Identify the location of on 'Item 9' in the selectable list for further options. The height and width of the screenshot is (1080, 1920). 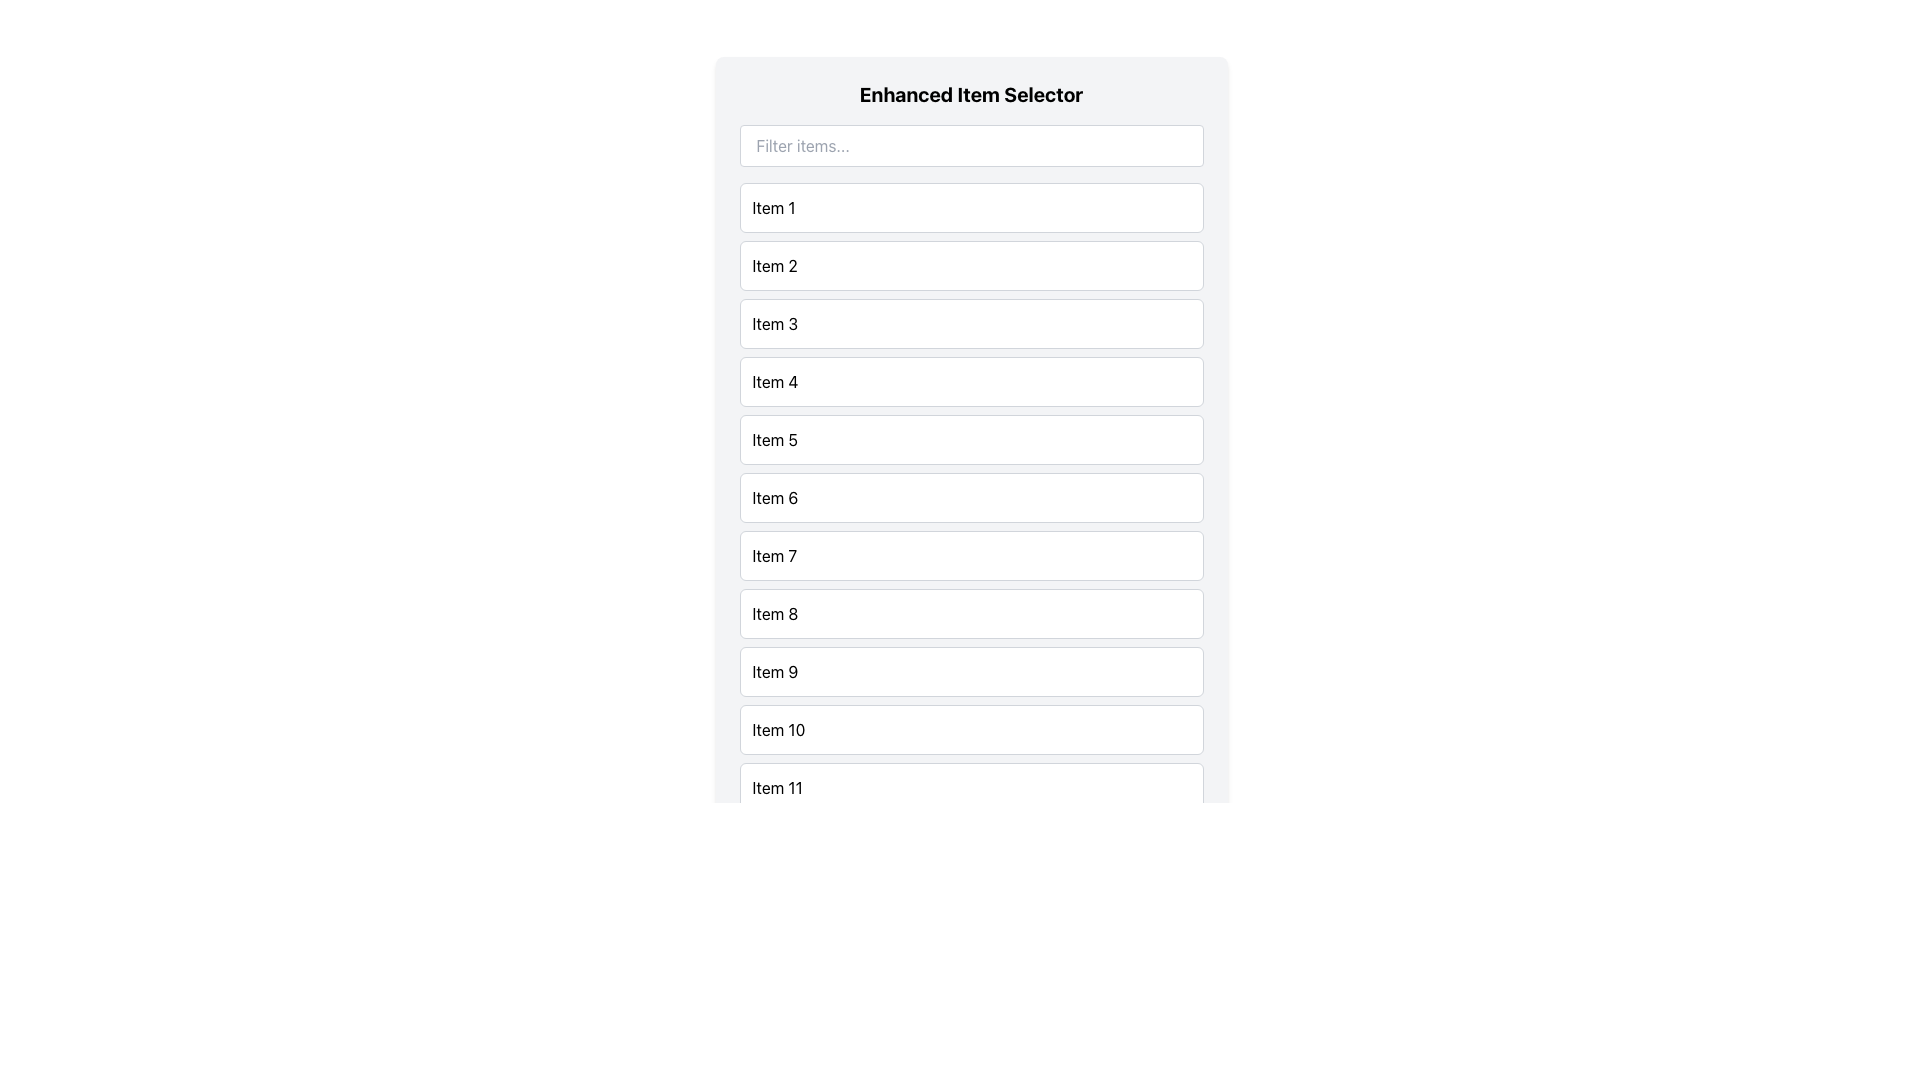
(971, 671).